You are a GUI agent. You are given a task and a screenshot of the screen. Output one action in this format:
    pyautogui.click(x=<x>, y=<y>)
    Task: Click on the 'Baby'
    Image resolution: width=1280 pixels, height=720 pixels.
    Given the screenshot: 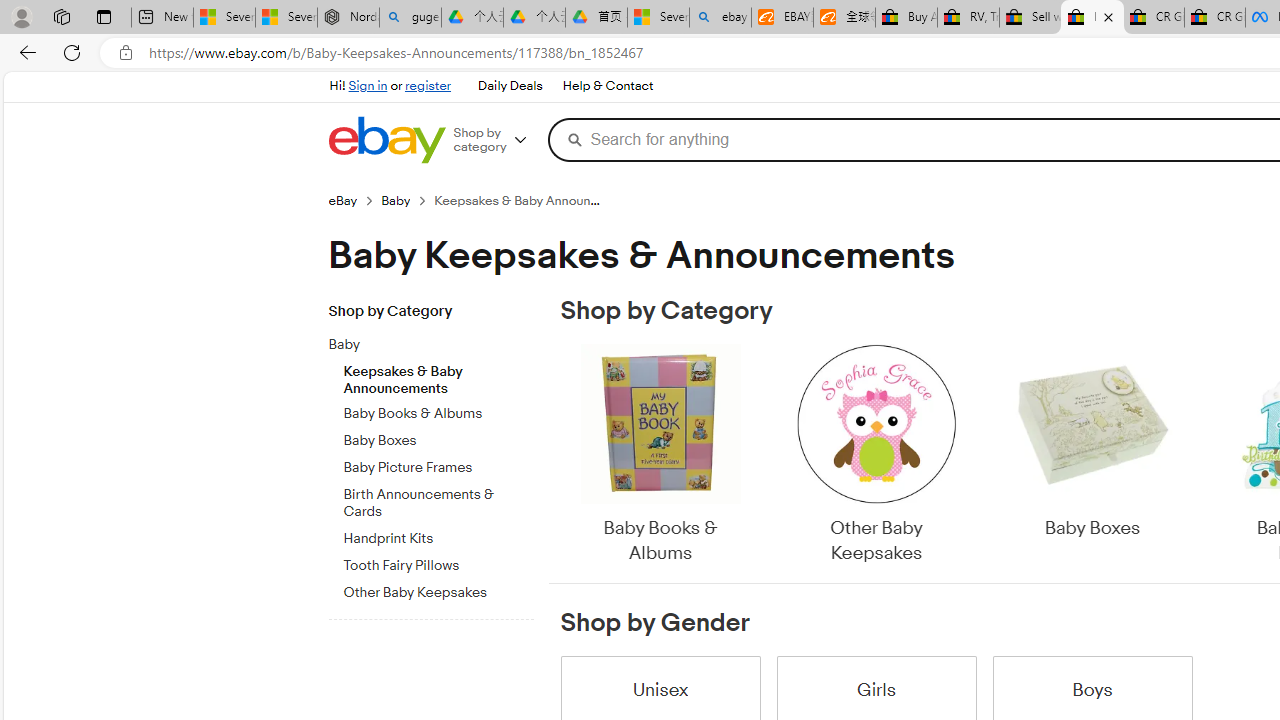 What is the action you would take?
    pyautogui.click(x=422, y=344)
    